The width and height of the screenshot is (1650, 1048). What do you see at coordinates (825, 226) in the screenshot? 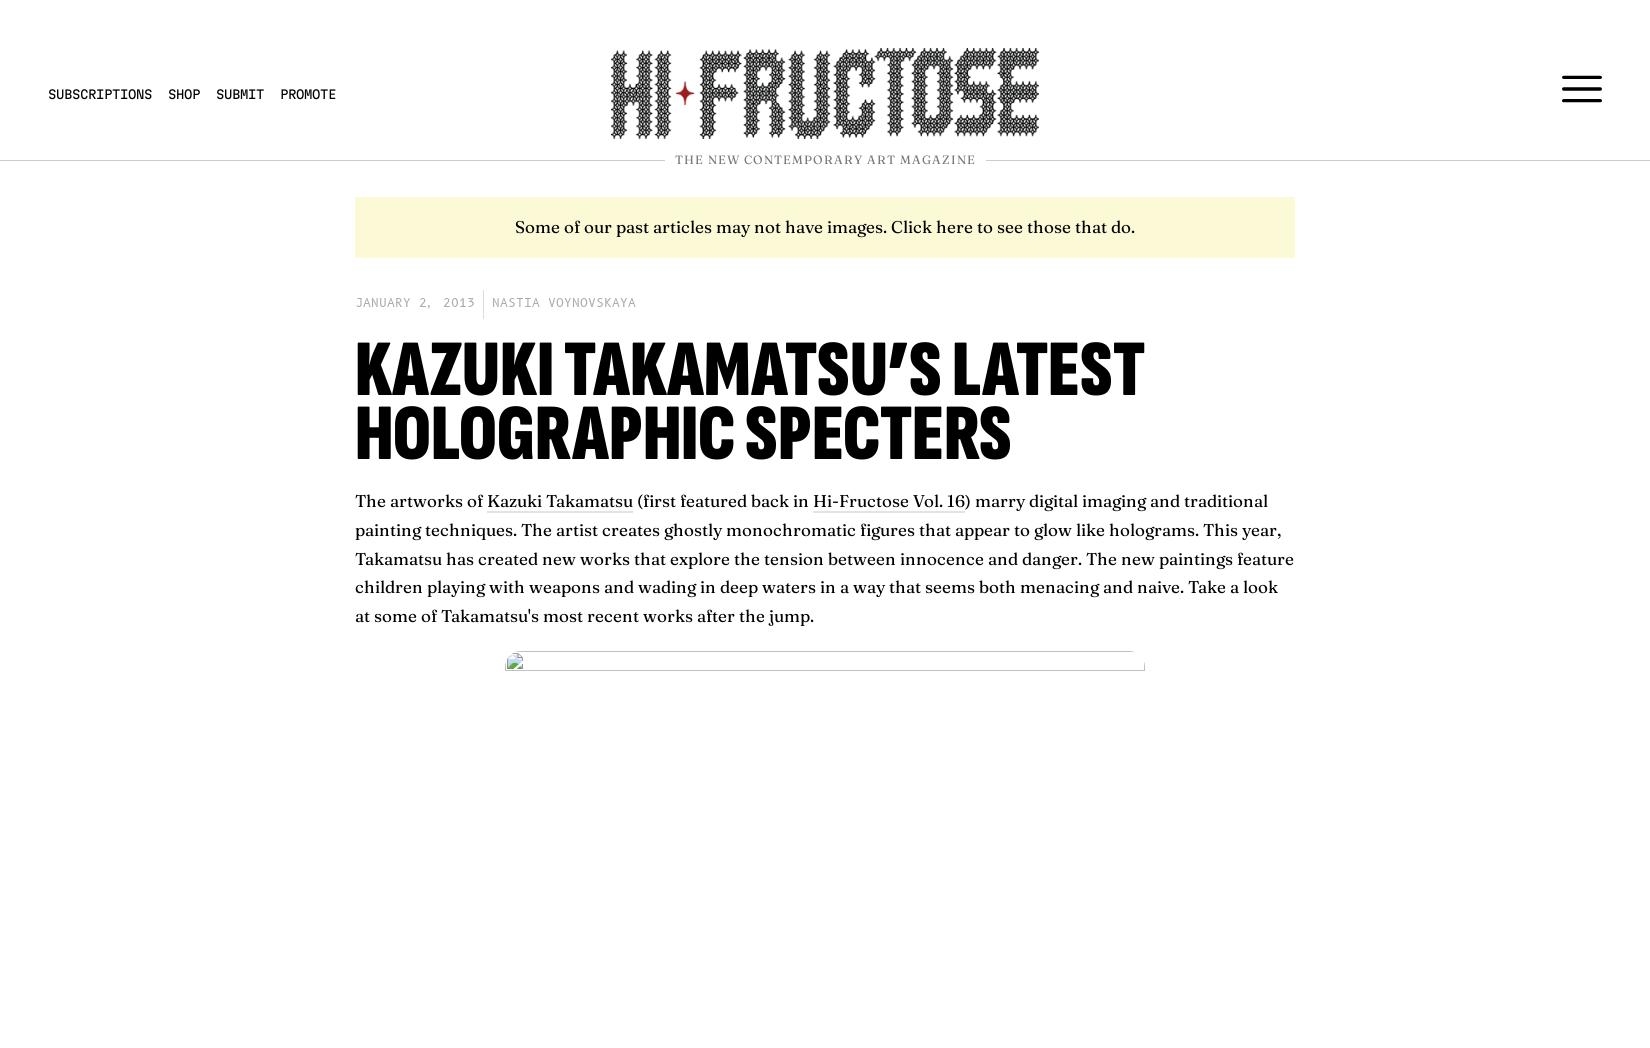
I see `'Some of our past articles may not have images. Click here to see those that do.'` at bounding box center [825, 226].